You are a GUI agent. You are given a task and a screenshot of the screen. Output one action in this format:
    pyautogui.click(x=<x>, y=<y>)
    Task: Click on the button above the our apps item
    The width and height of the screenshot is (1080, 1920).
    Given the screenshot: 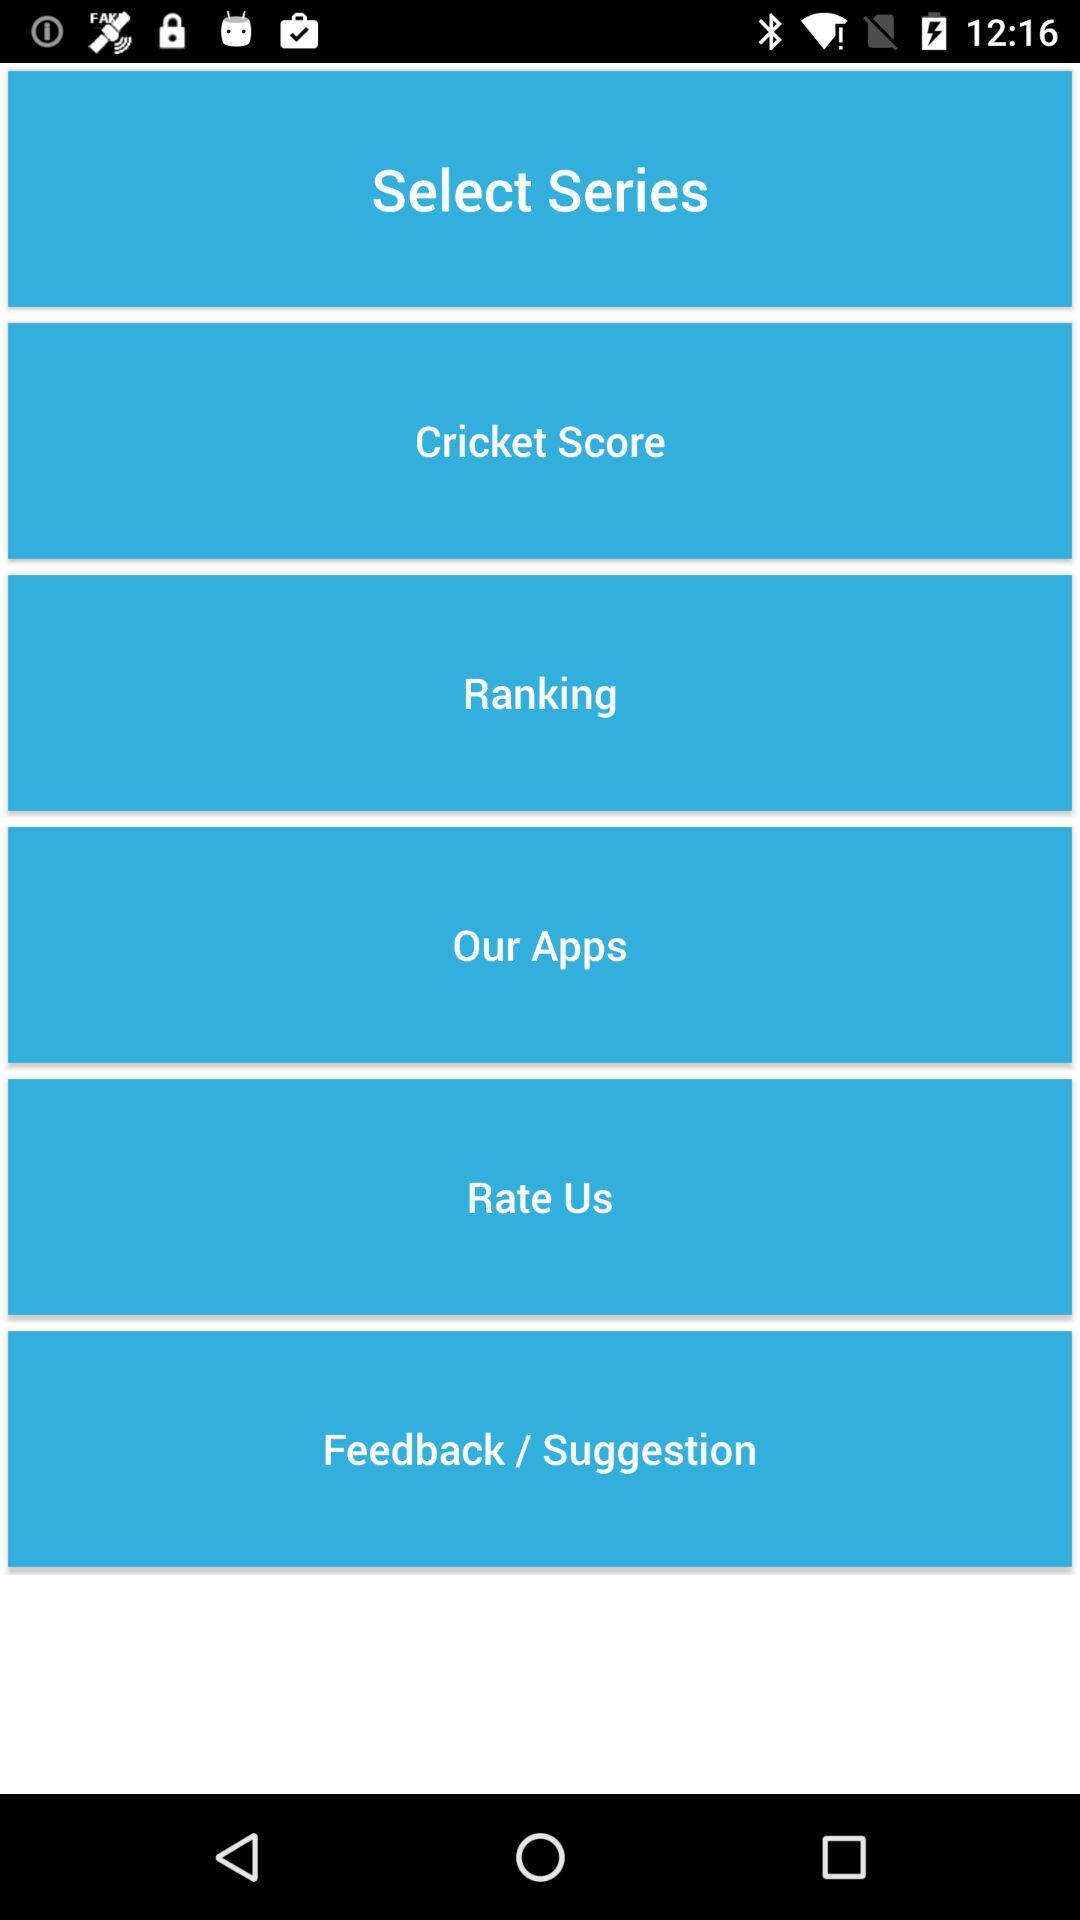 What is the action you would take?
    pyautogui.click(x=540, y=692)
    